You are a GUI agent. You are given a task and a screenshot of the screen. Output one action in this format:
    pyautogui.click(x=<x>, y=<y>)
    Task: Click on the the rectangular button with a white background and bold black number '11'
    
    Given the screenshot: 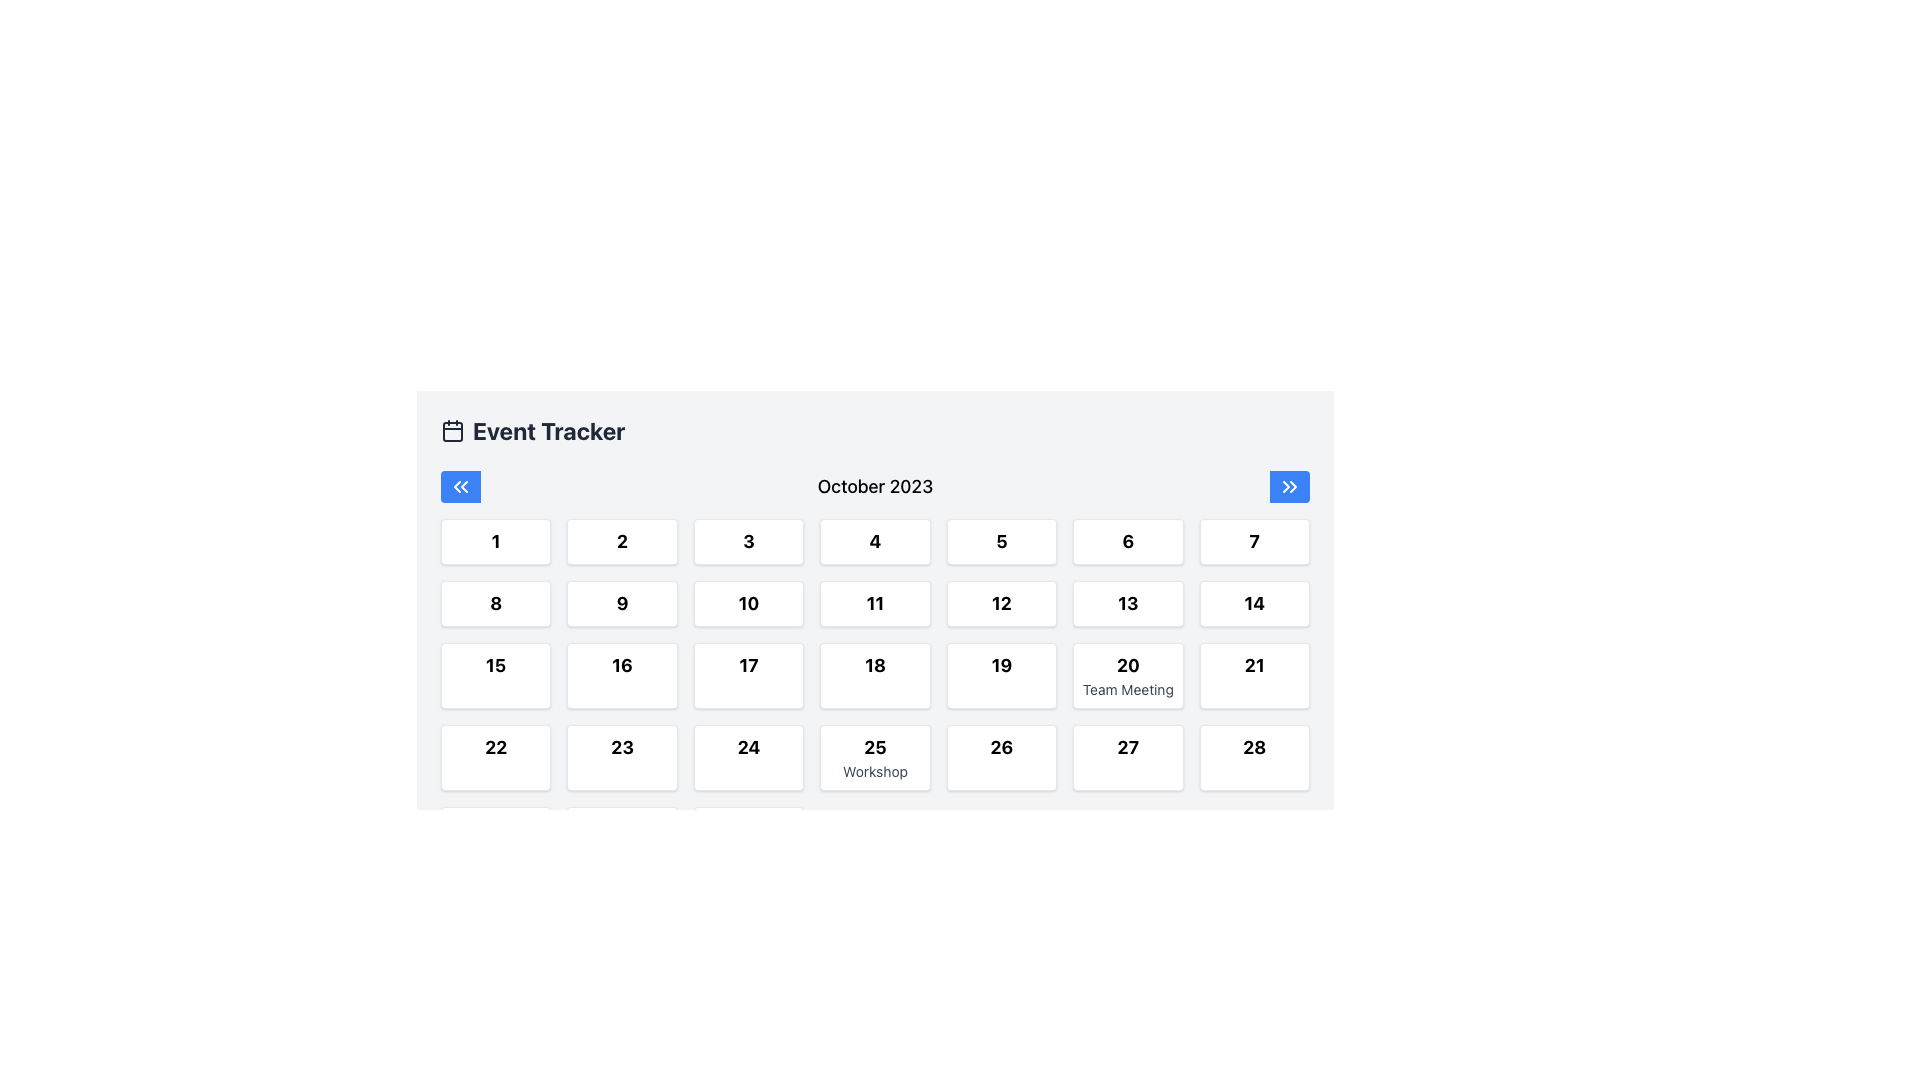 What is the action you would take?
    pyautogui.click(x=875, y=603)
    